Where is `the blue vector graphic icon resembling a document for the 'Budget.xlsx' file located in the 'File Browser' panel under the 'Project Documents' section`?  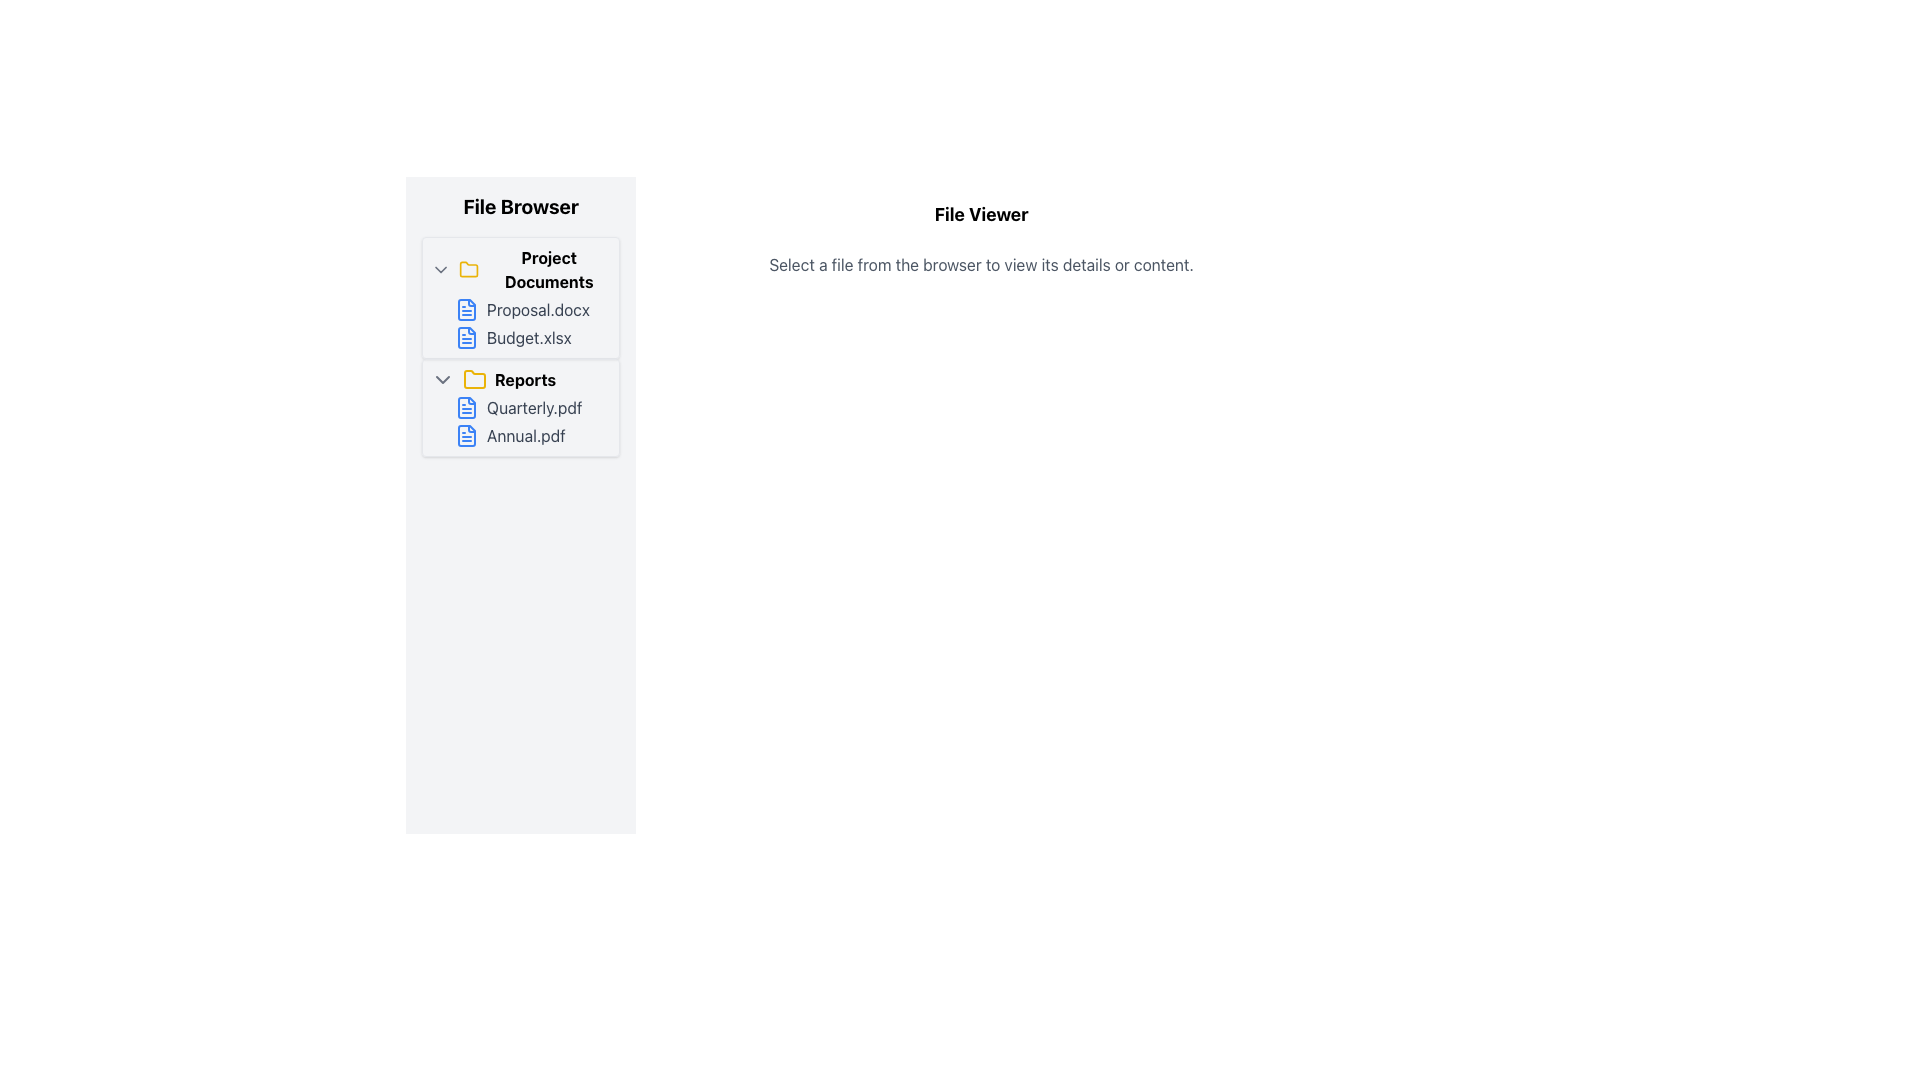 the blue vector graphic icon resembling a document for the 'Budget.xlsx' file located in the 'File Browser' panel under the 'Project Documents' section is located at coordinates (465, 337).